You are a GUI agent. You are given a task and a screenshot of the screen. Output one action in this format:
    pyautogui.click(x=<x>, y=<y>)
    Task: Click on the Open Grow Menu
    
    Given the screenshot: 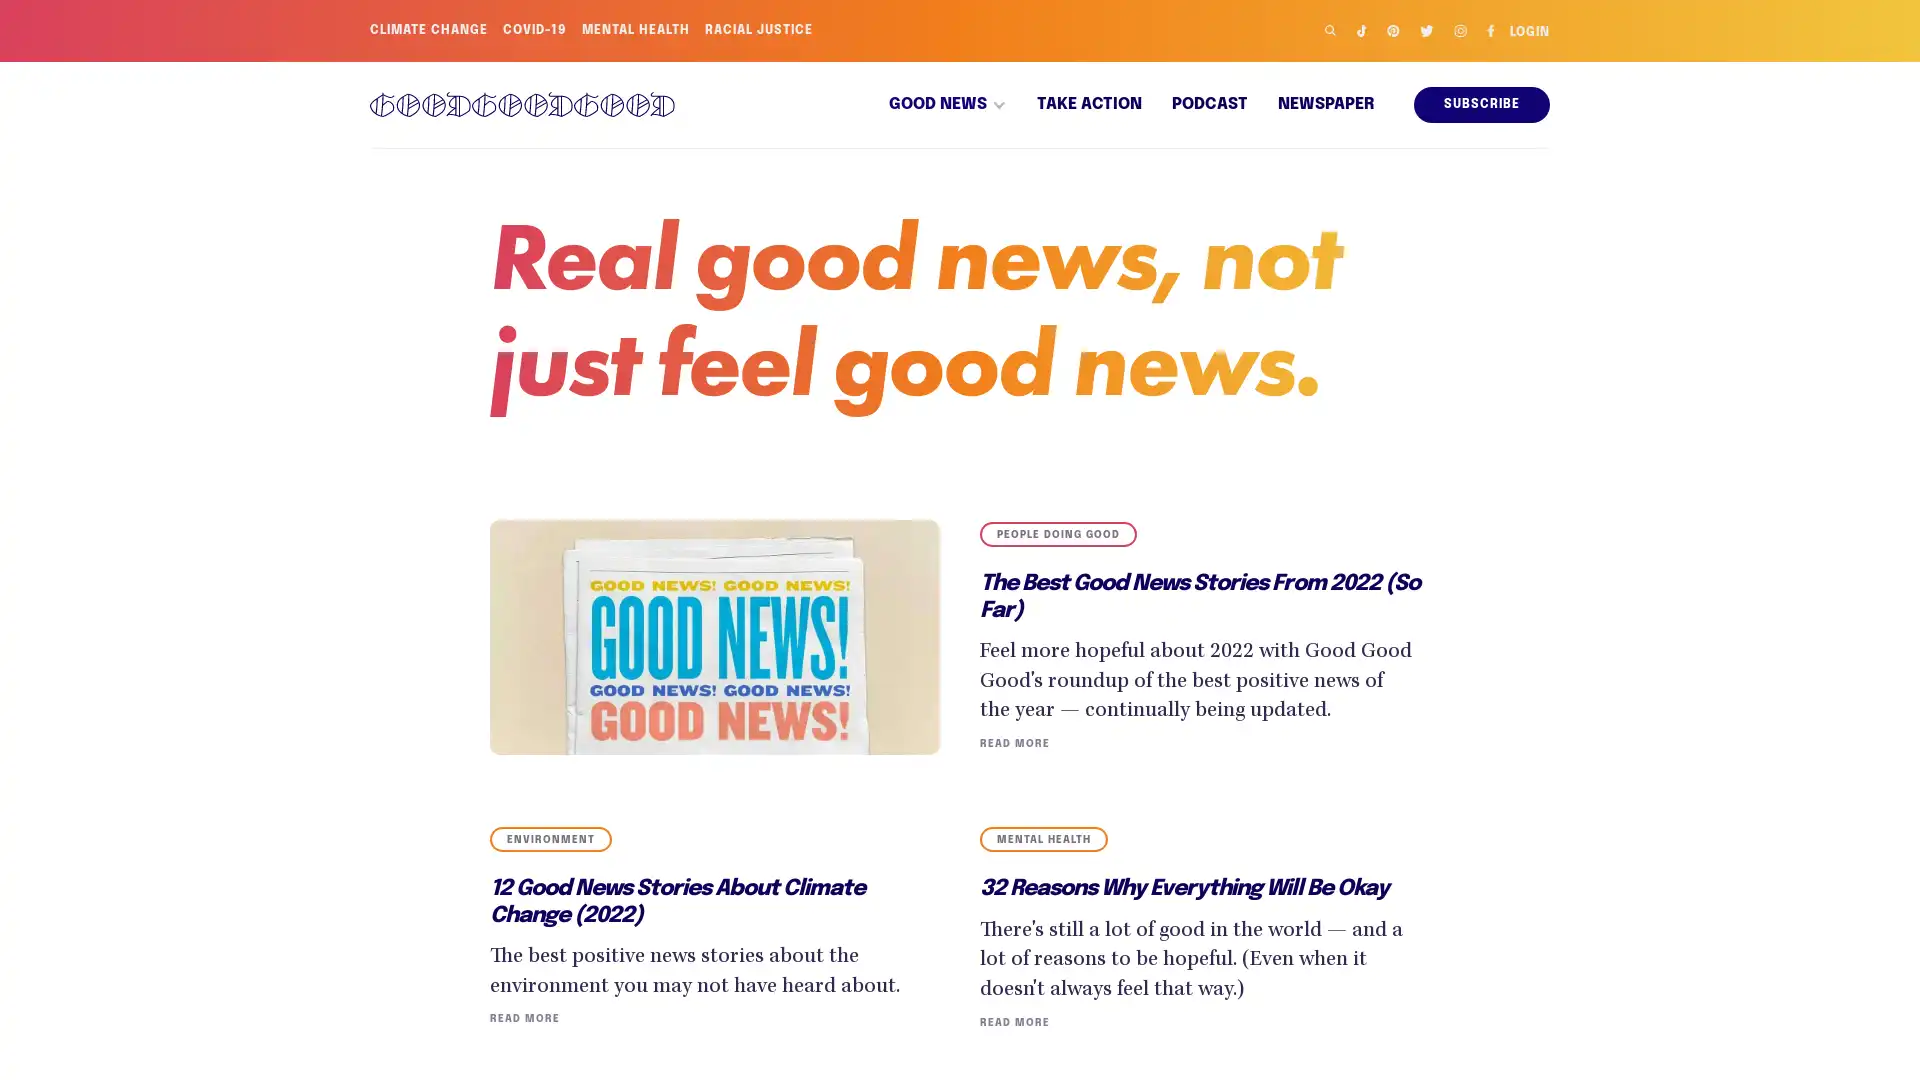 What is the action you would take?
    pyautogui.click(x=1879, y=1039)
    